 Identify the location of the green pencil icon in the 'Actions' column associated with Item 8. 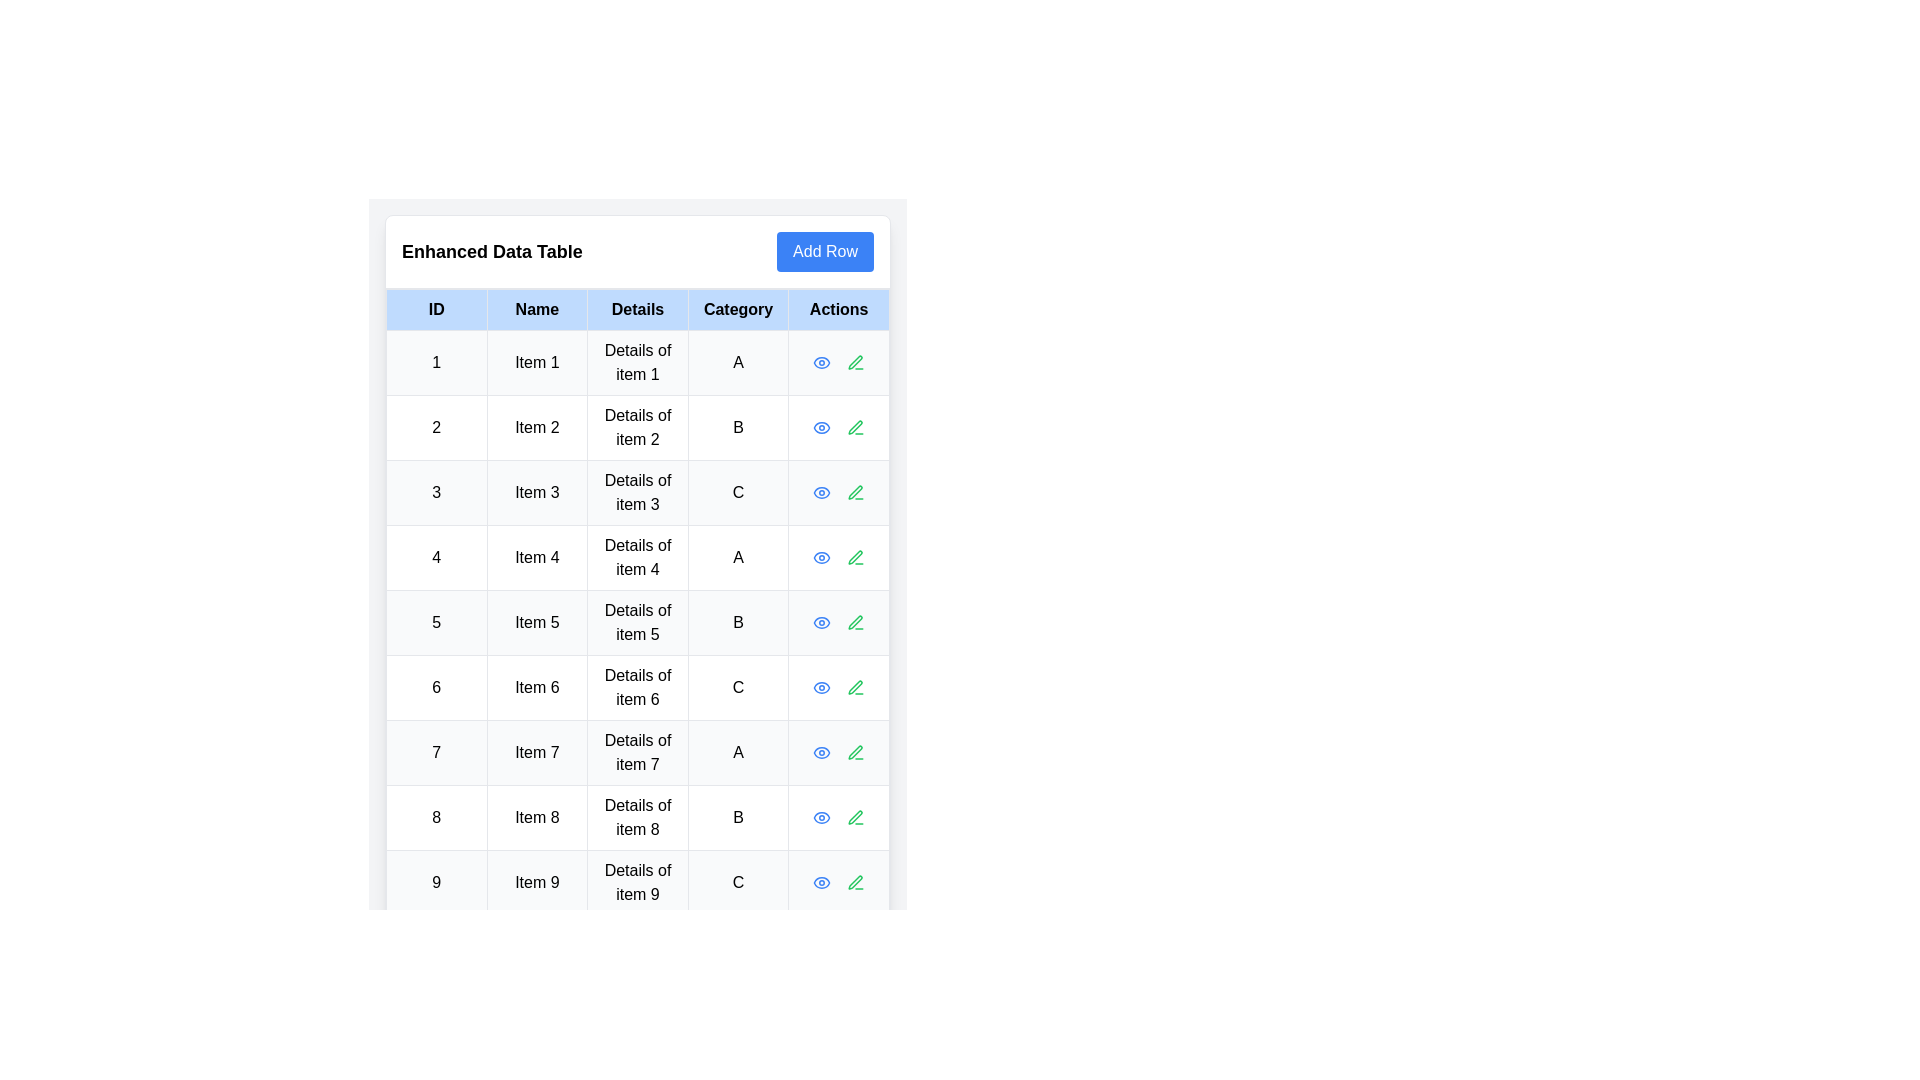
(856, 817).